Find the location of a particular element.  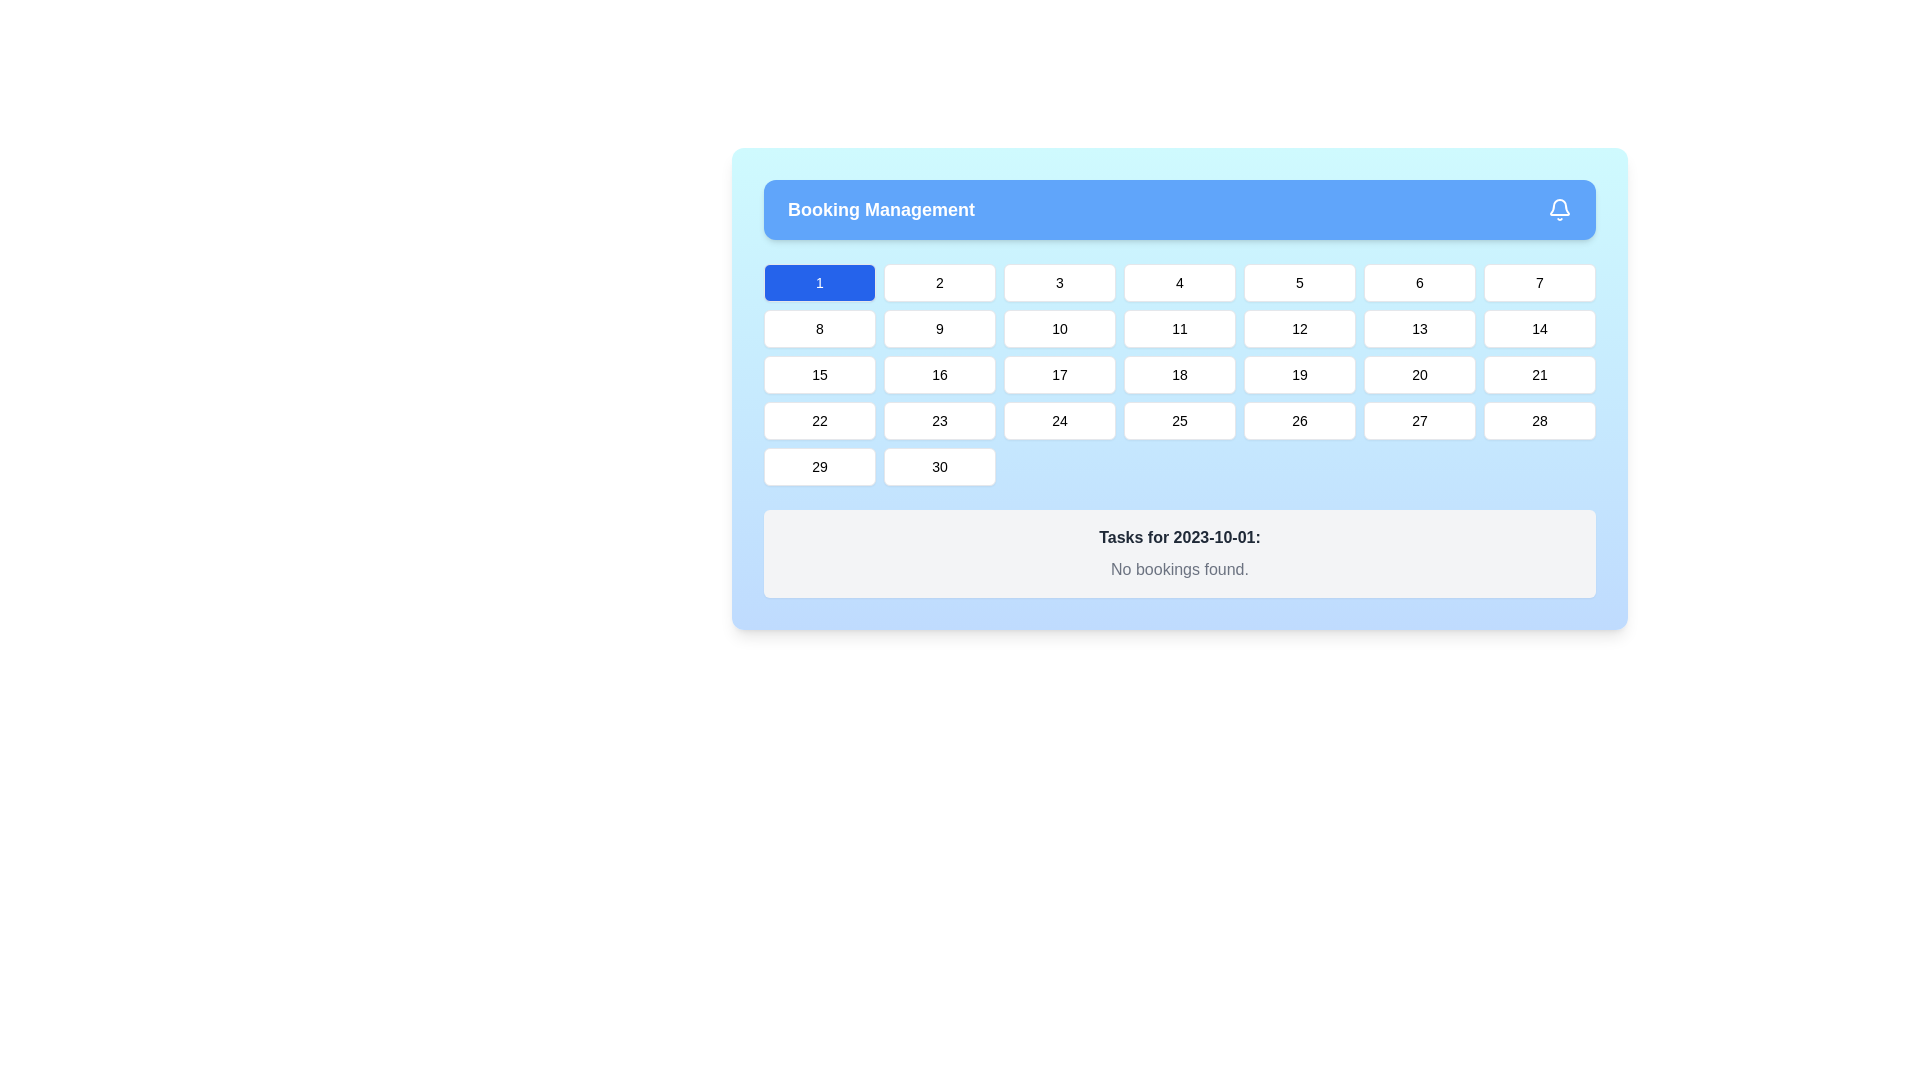

the calendar day button located in the third row and third column of the grid is located at coordinates (1059, 374).